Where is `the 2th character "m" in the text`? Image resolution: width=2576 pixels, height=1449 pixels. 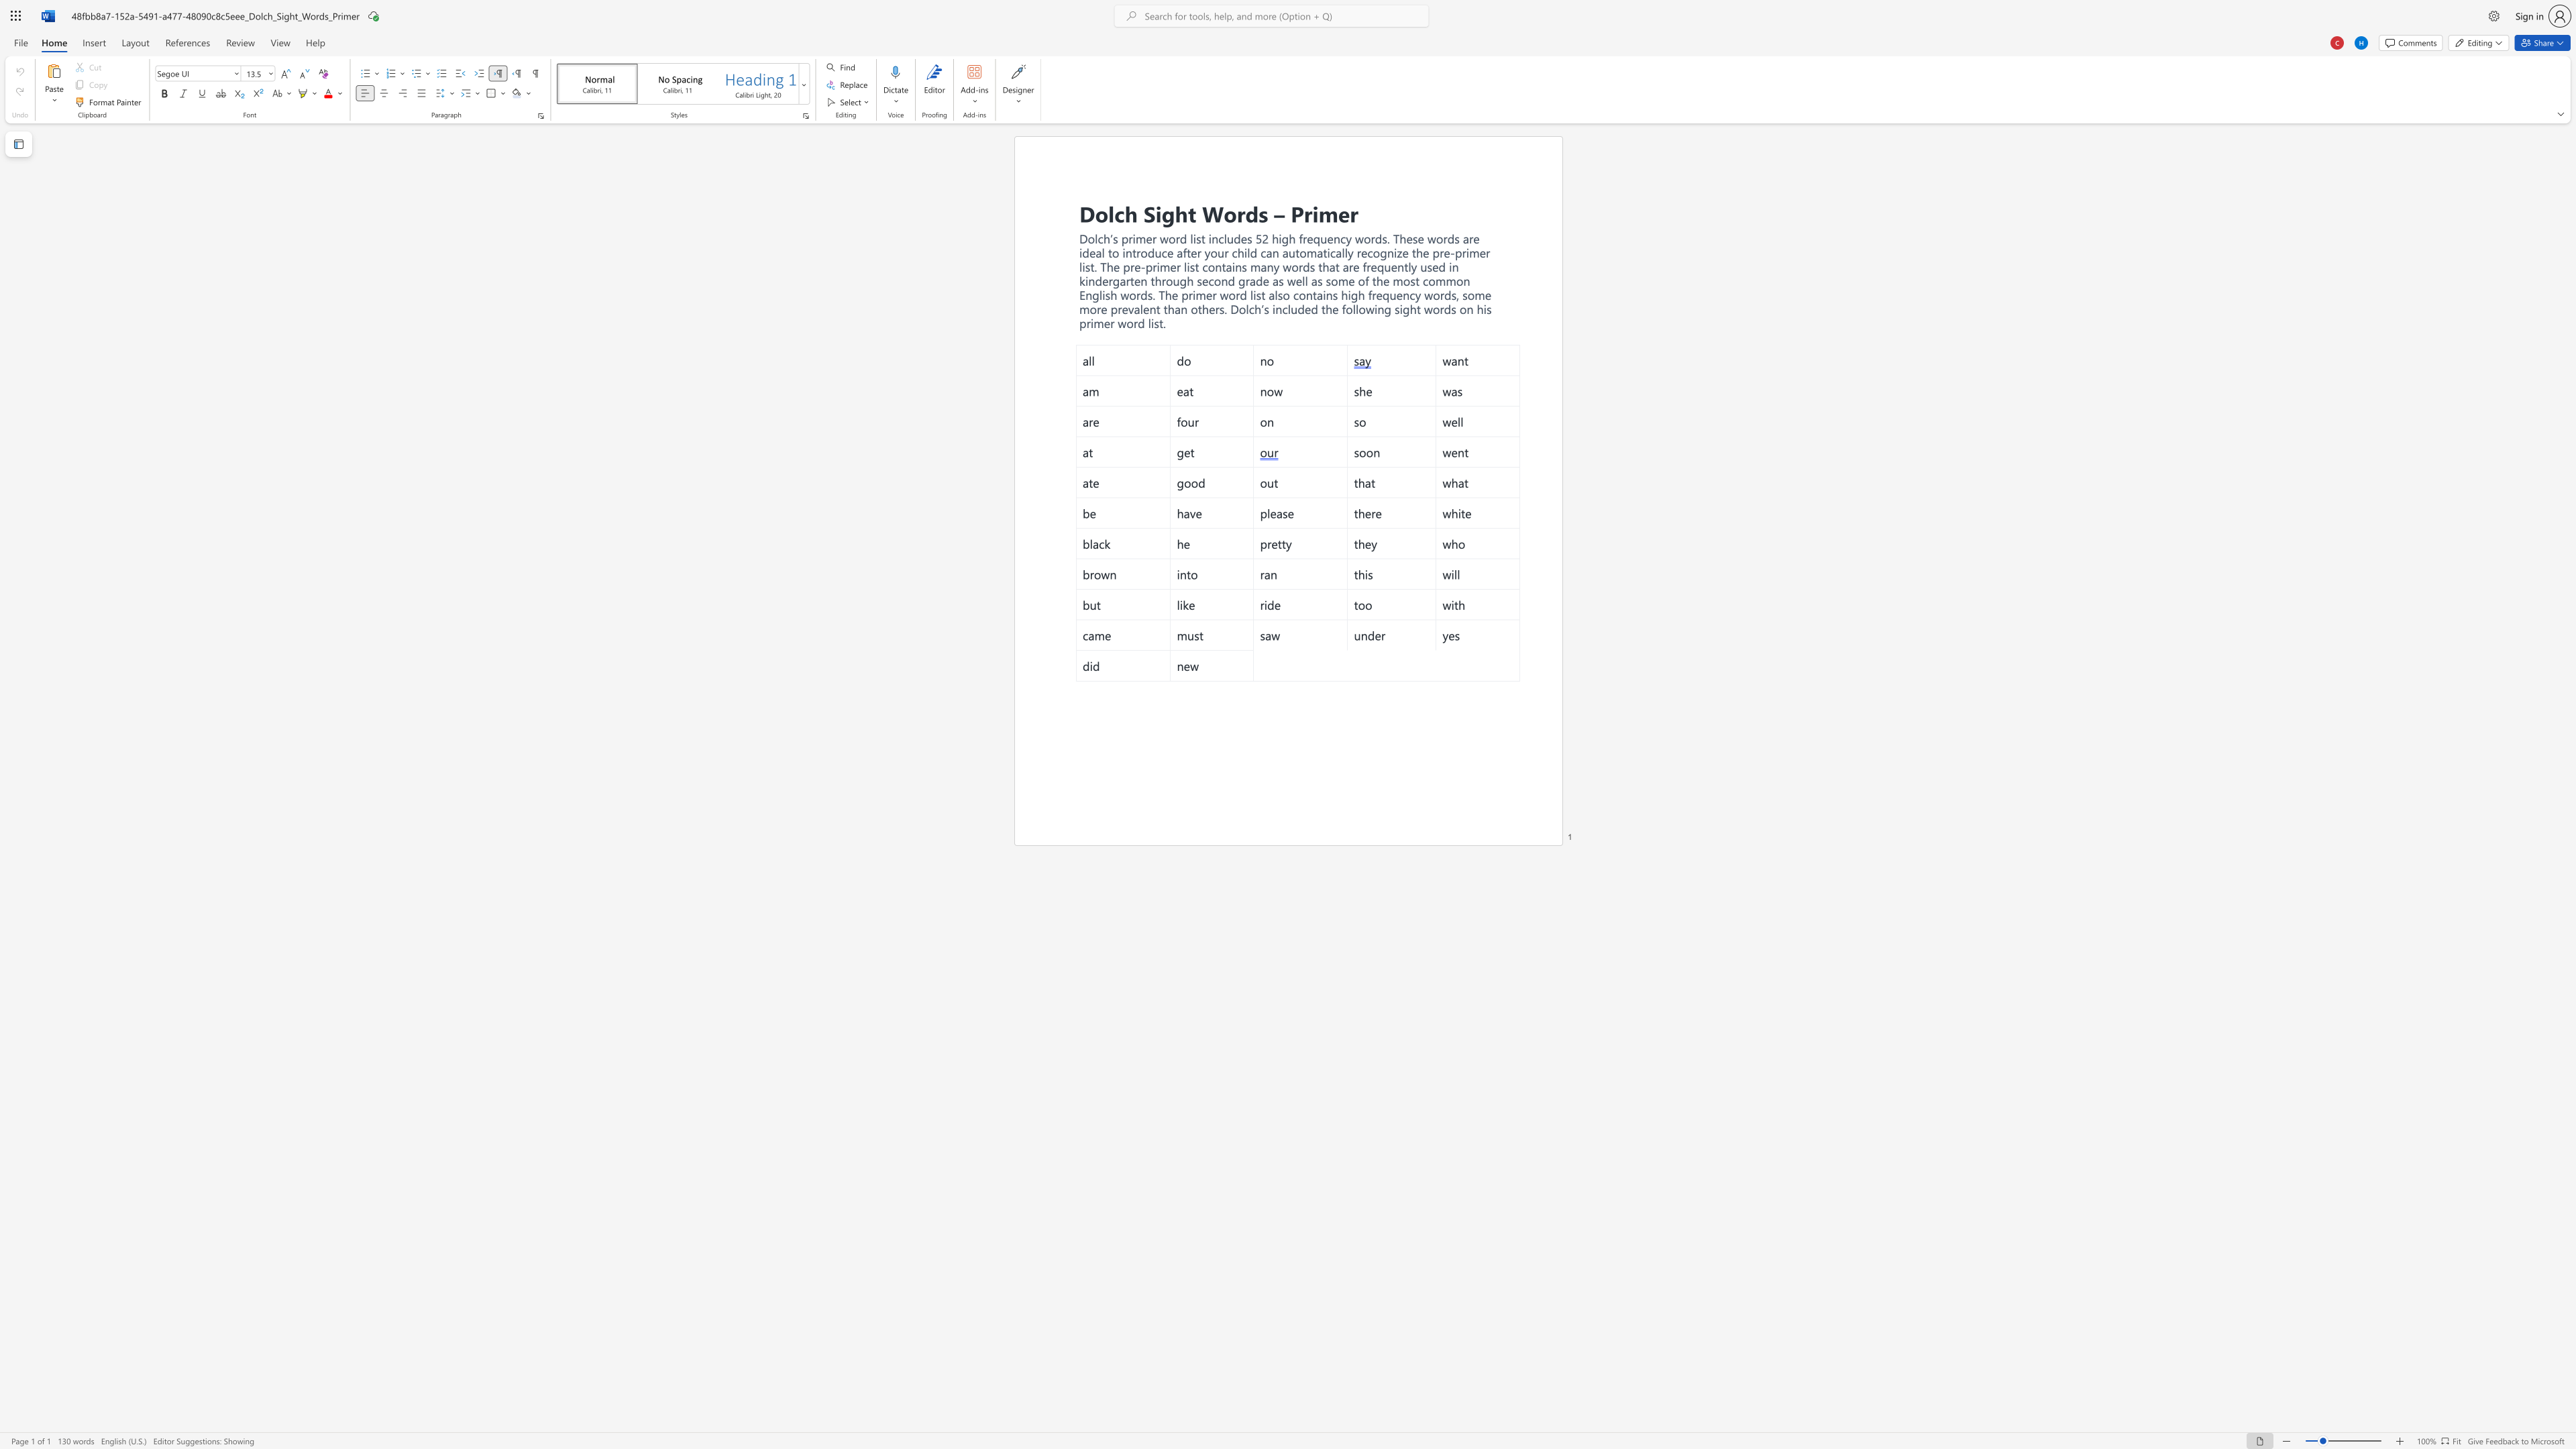 the 2th character "m" in the text is located at coordinates (1084, 308).